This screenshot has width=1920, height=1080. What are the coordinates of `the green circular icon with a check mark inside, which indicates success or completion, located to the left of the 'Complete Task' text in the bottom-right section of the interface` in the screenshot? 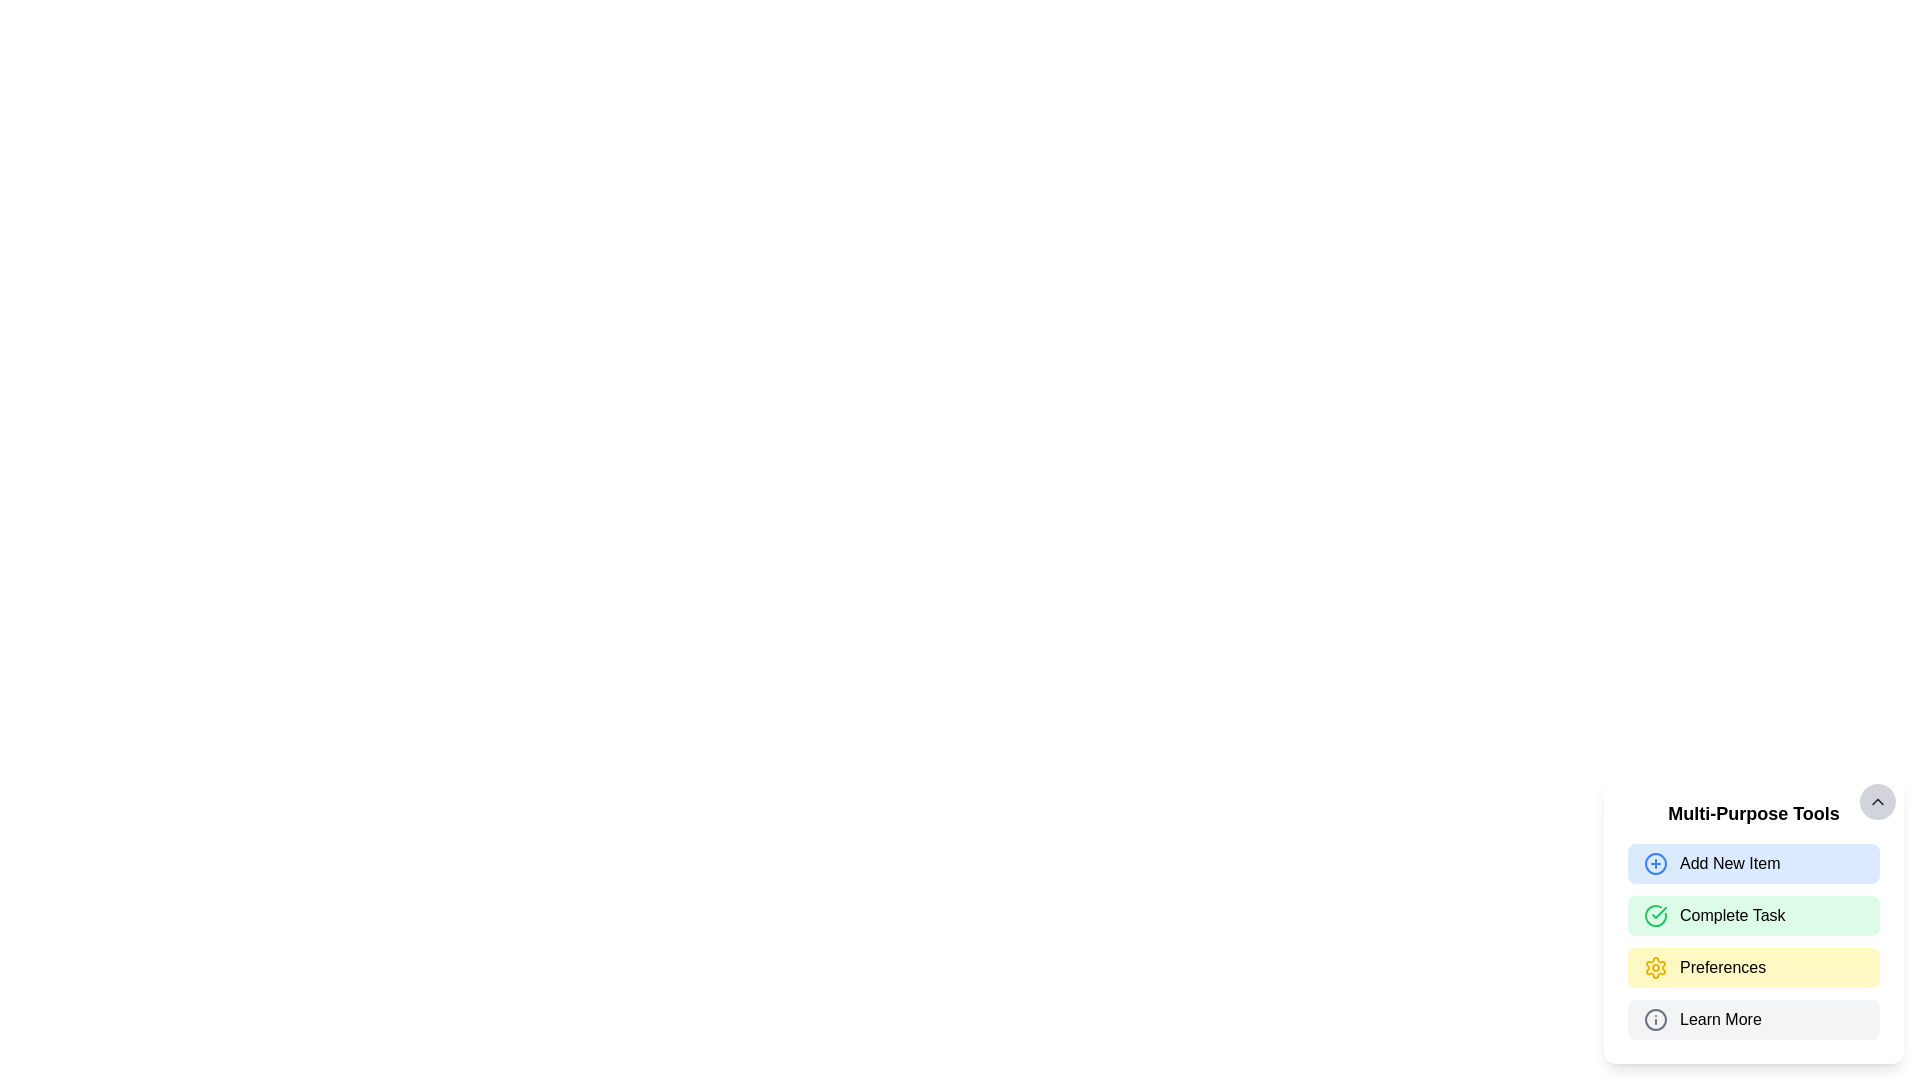 It's located at (1656, 915).